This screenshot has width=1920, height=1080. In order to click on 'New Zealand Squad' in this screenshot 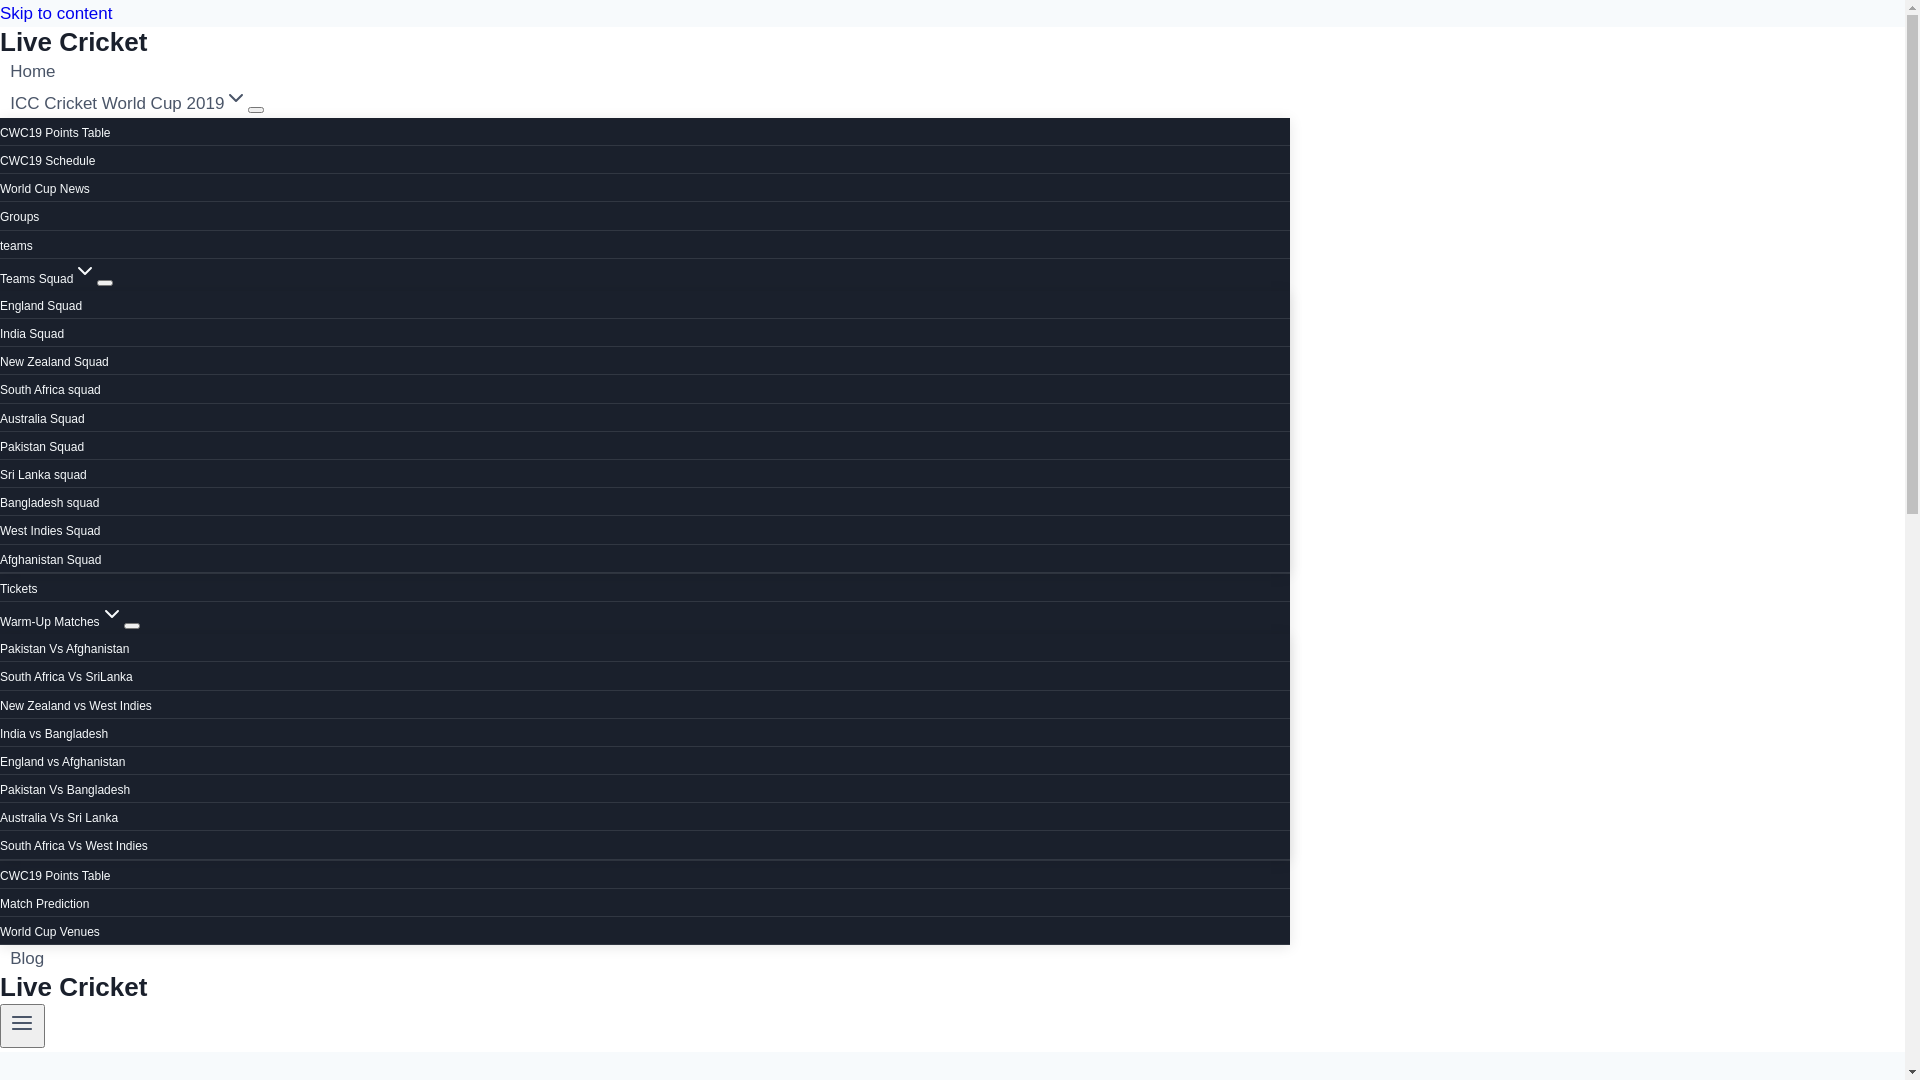, I will do `click(54, 362)`.